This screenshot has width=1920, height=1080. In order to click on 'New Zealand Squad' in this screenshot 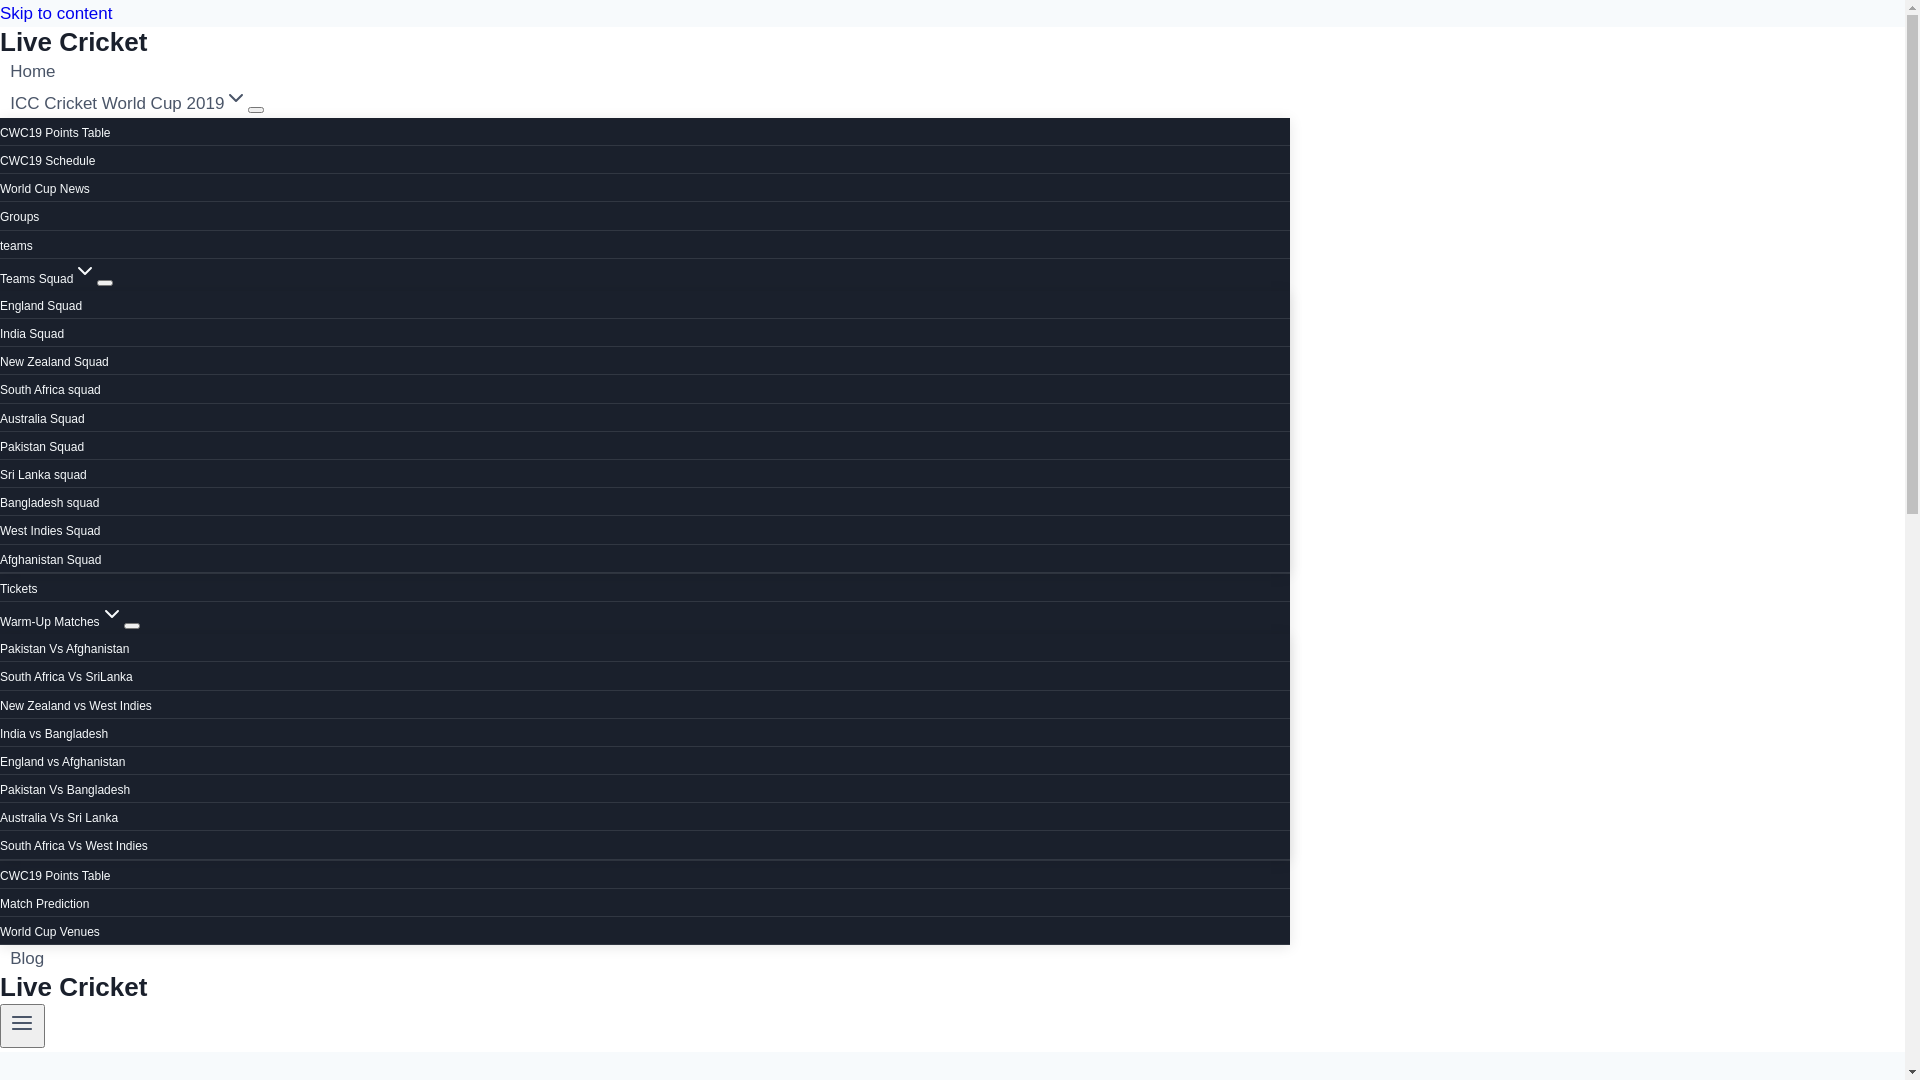, I will do `click(54, 362)`.